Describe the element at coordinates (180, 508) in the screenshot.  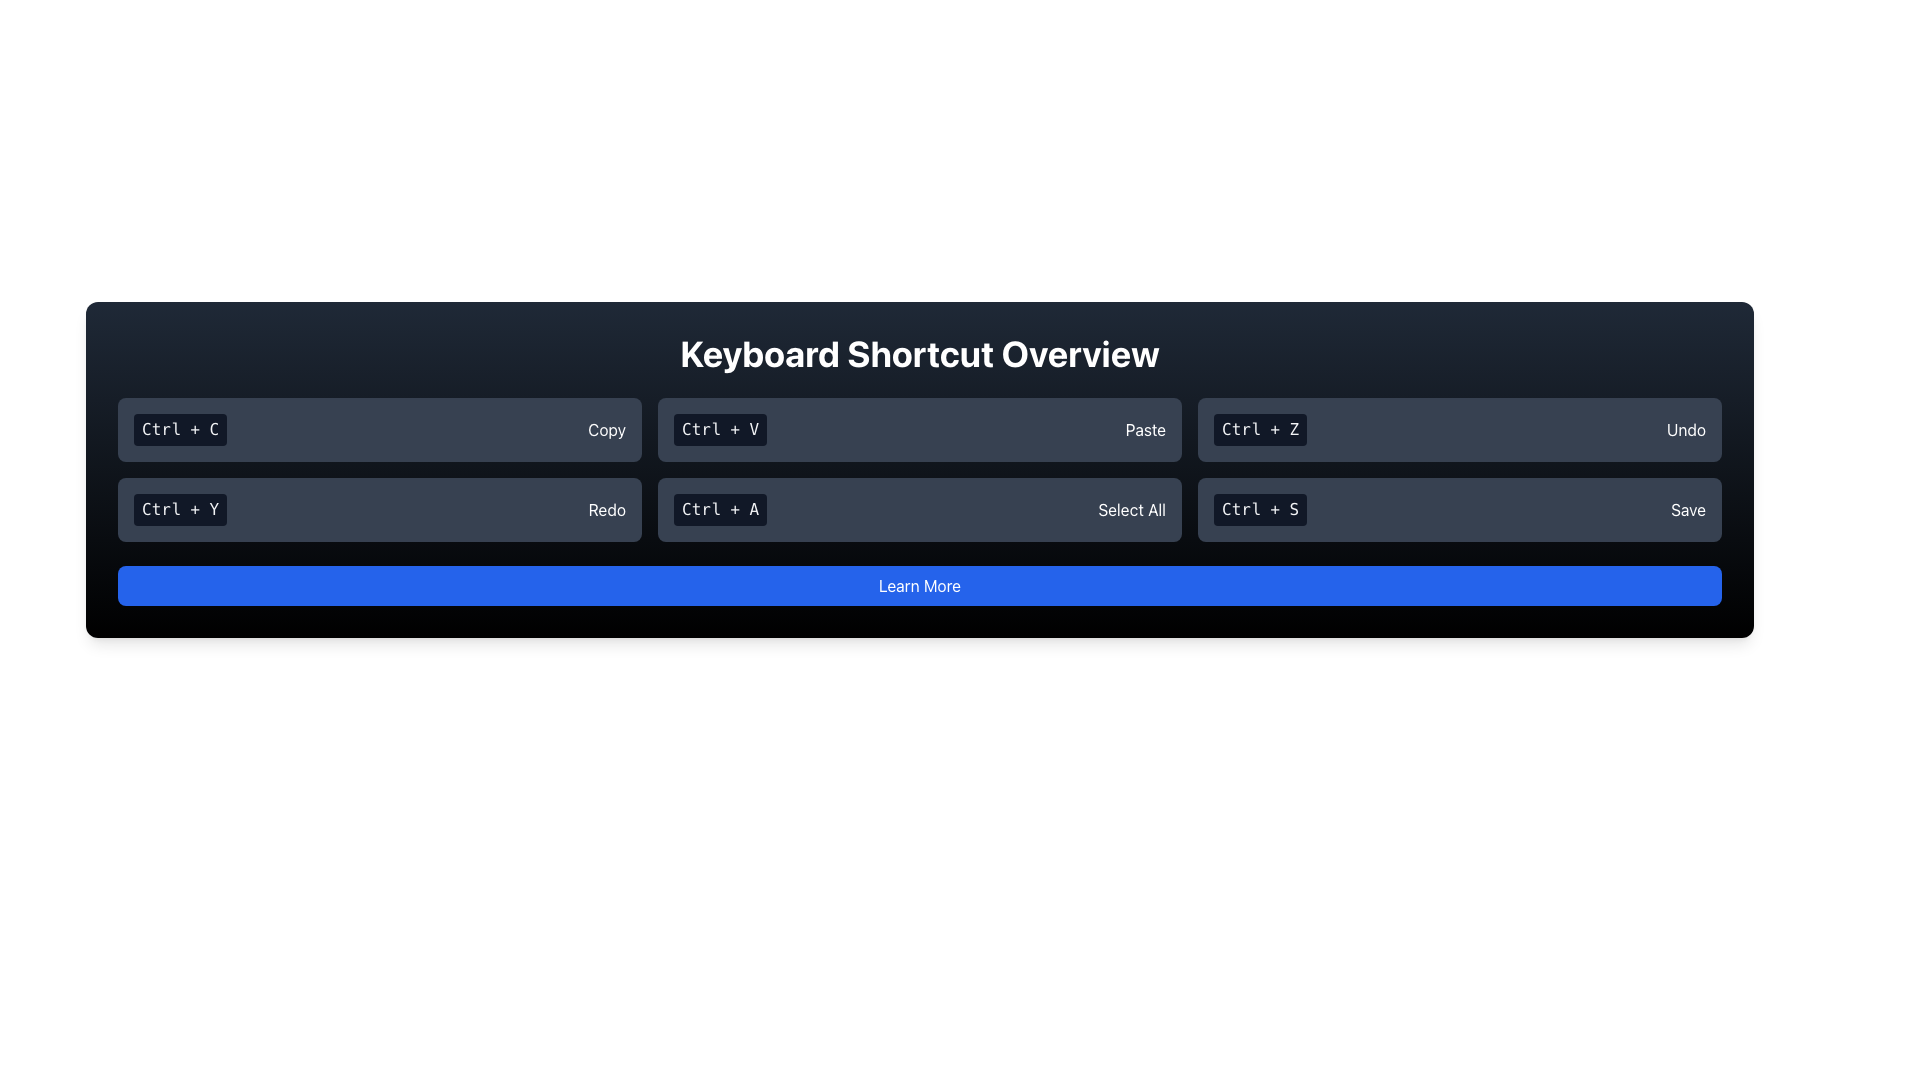
I see `the Text Label styled as a button that indicates the 'Ctrl + Y' keyboard shortcut associated with the 'Redo' action` at that location.